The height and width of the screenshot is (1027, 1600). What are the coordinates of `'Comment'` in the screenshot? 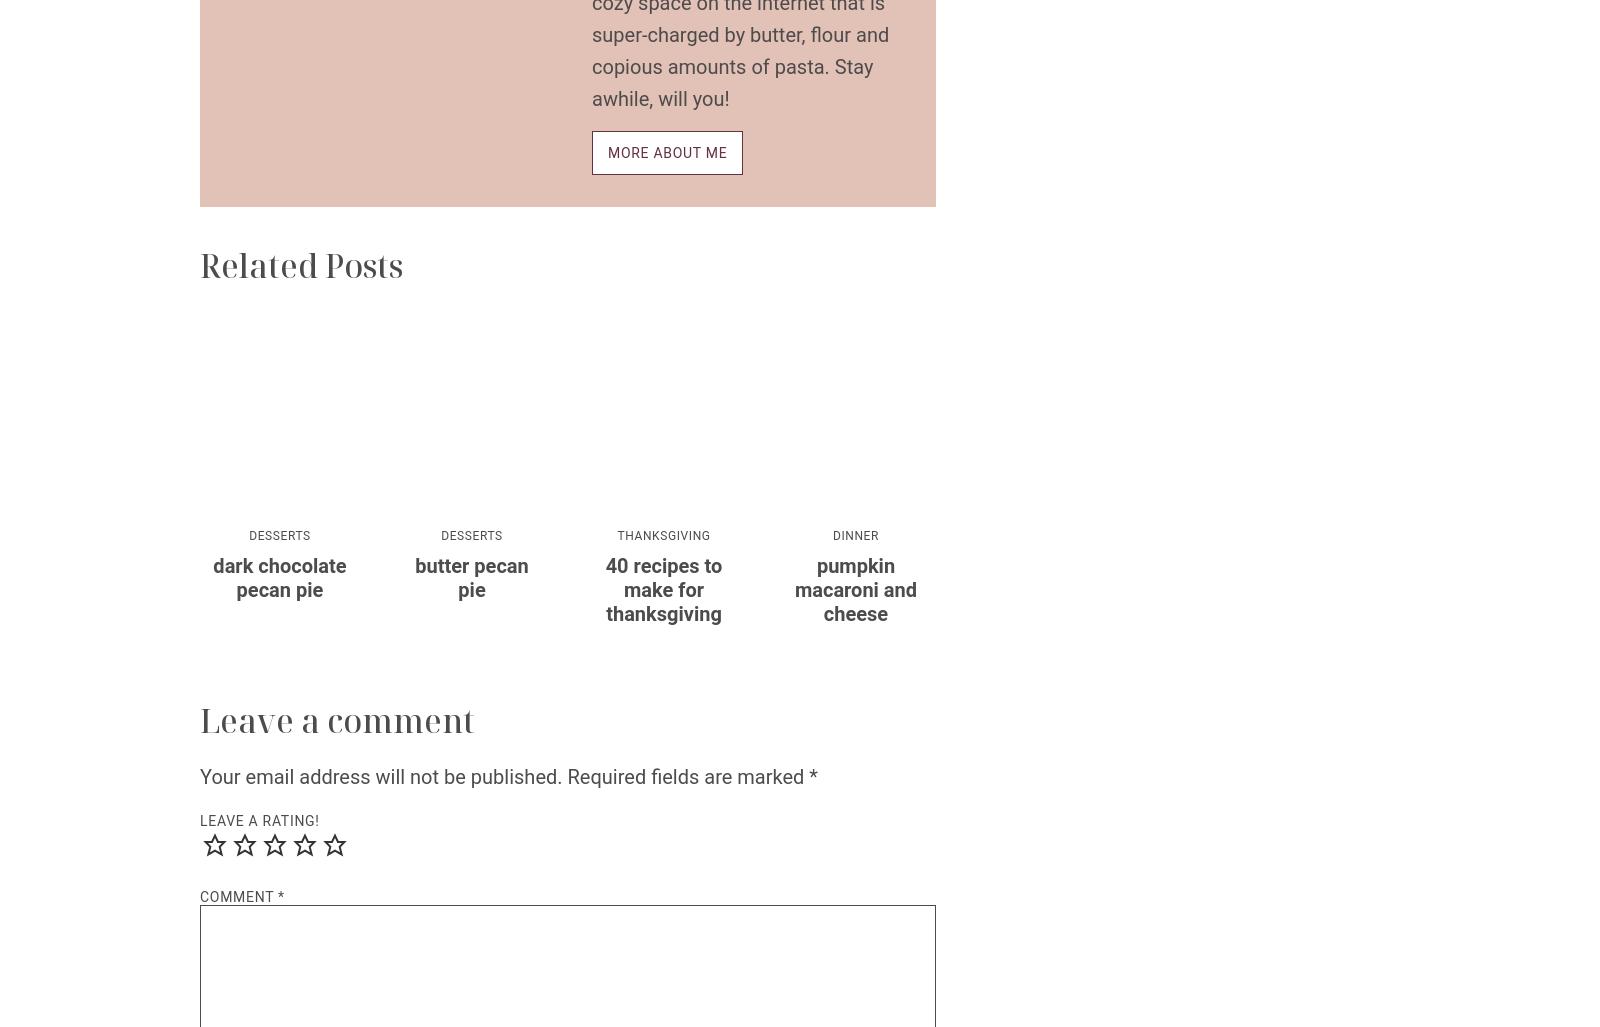 It's located at (239, 894).